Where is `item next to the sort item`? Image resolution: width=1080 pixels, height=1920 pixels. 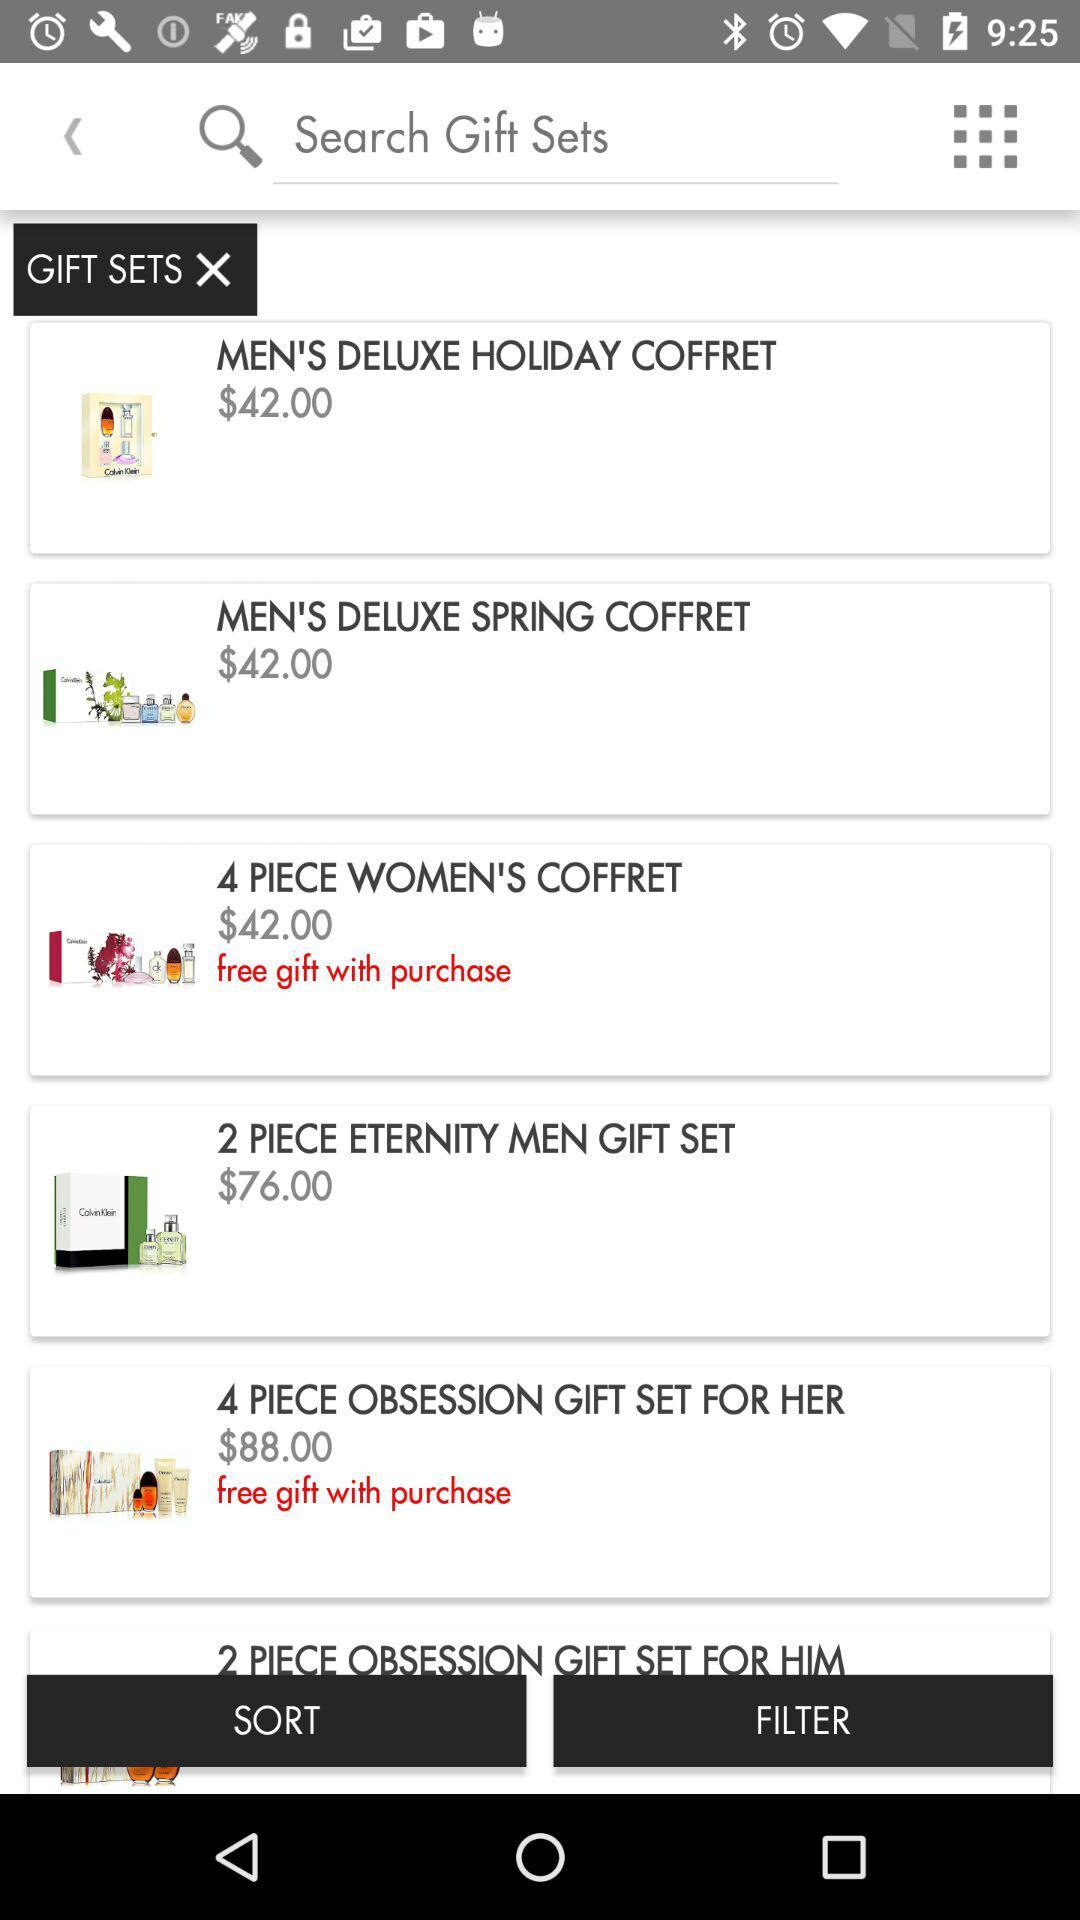 item next to the sort item is located at coordinates (802, 1719).